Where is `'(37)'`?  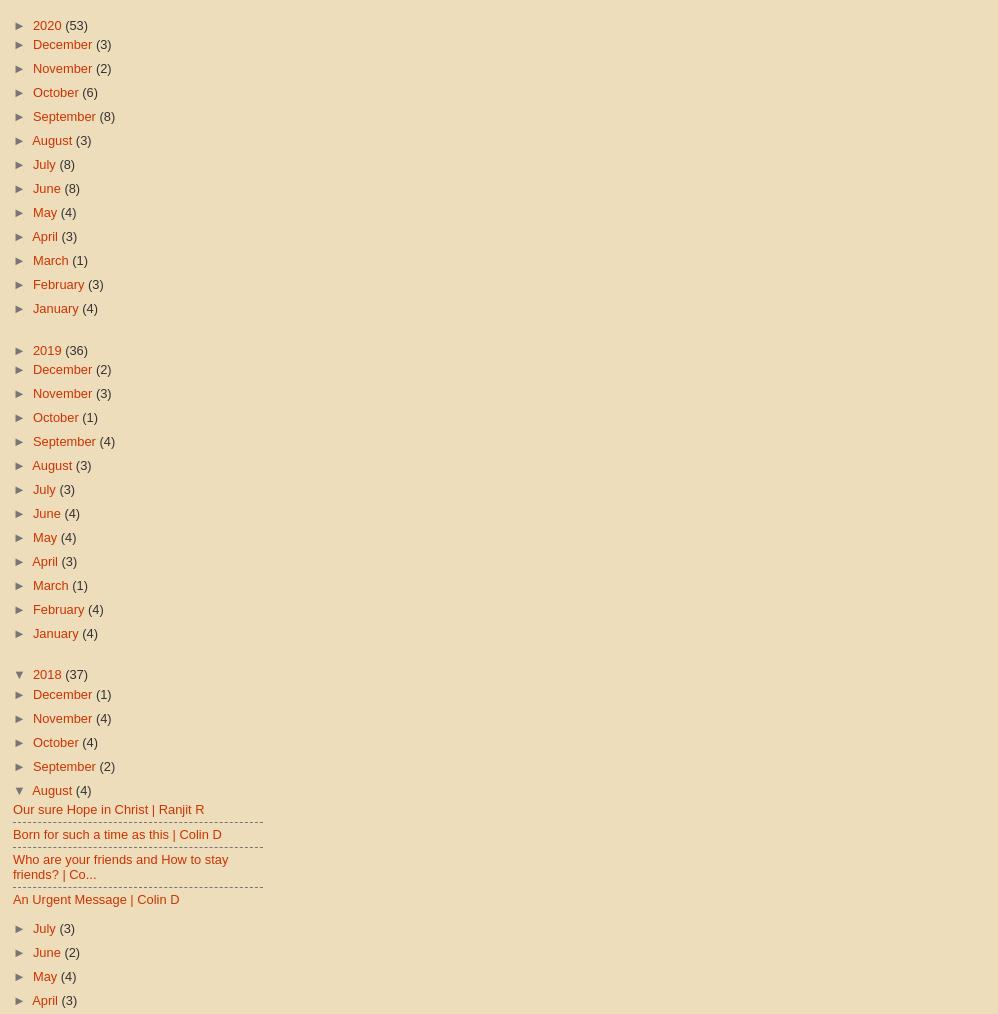 '(37)' is located at coordinates (63, 674).